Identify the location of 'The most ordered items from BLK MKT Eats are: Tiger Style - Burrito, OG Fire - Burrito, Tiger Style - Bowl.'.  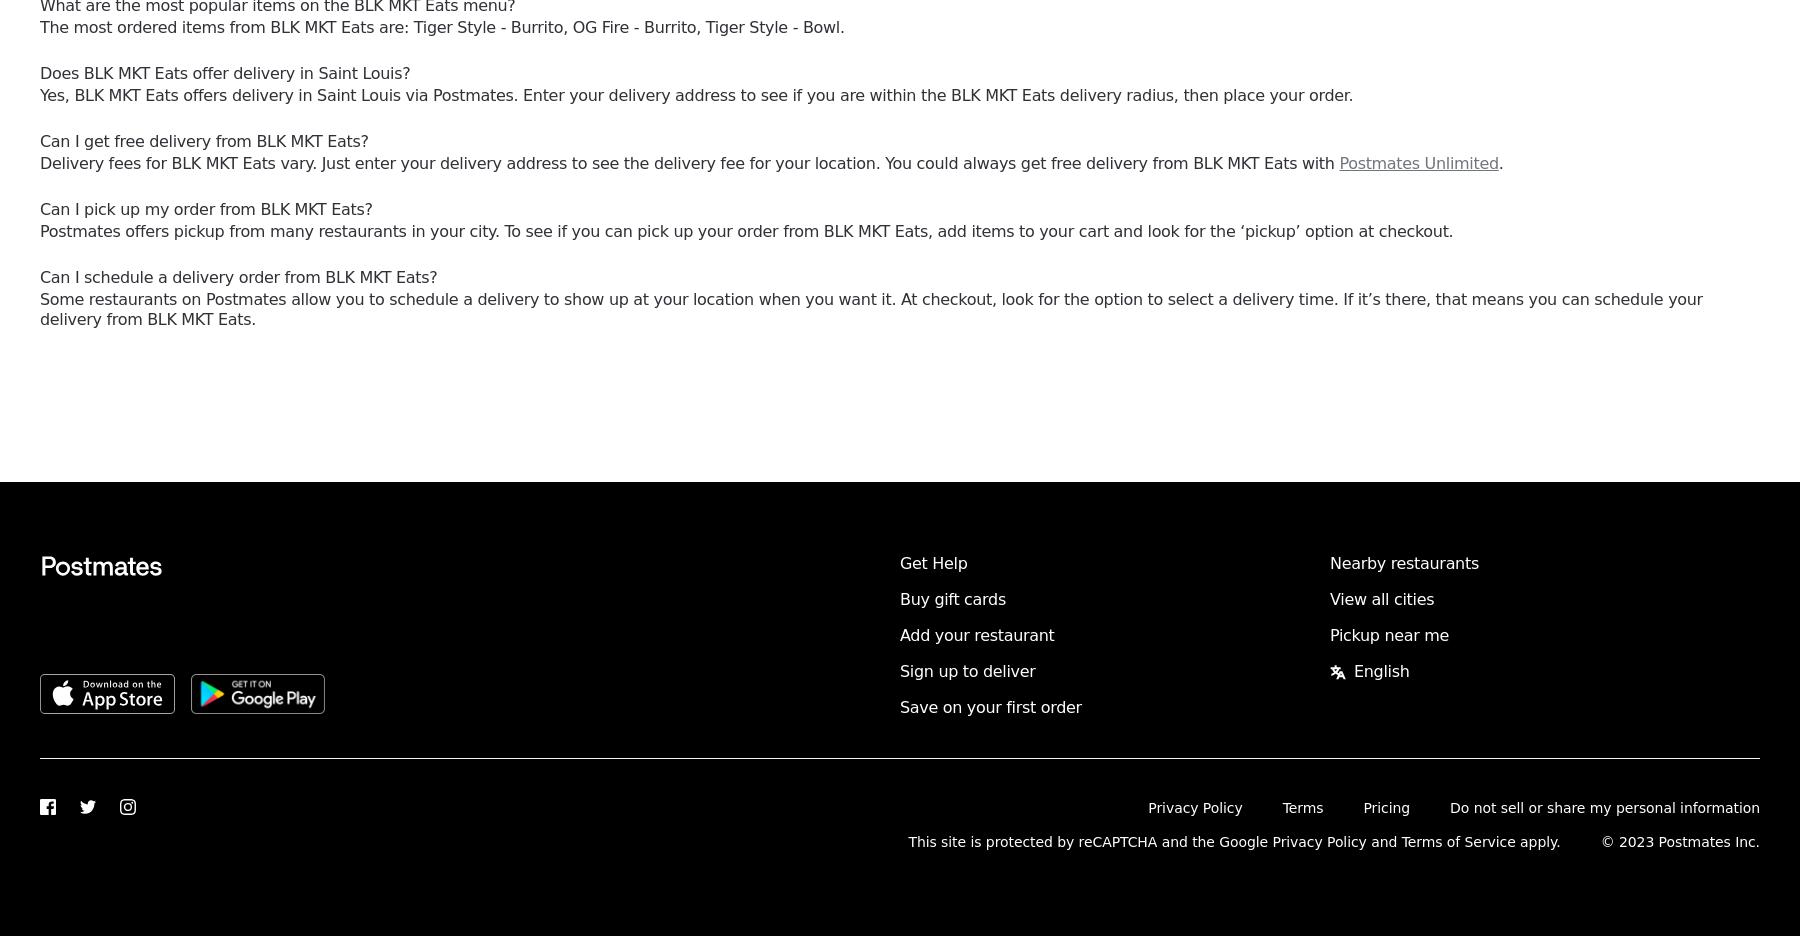
(442, 26).